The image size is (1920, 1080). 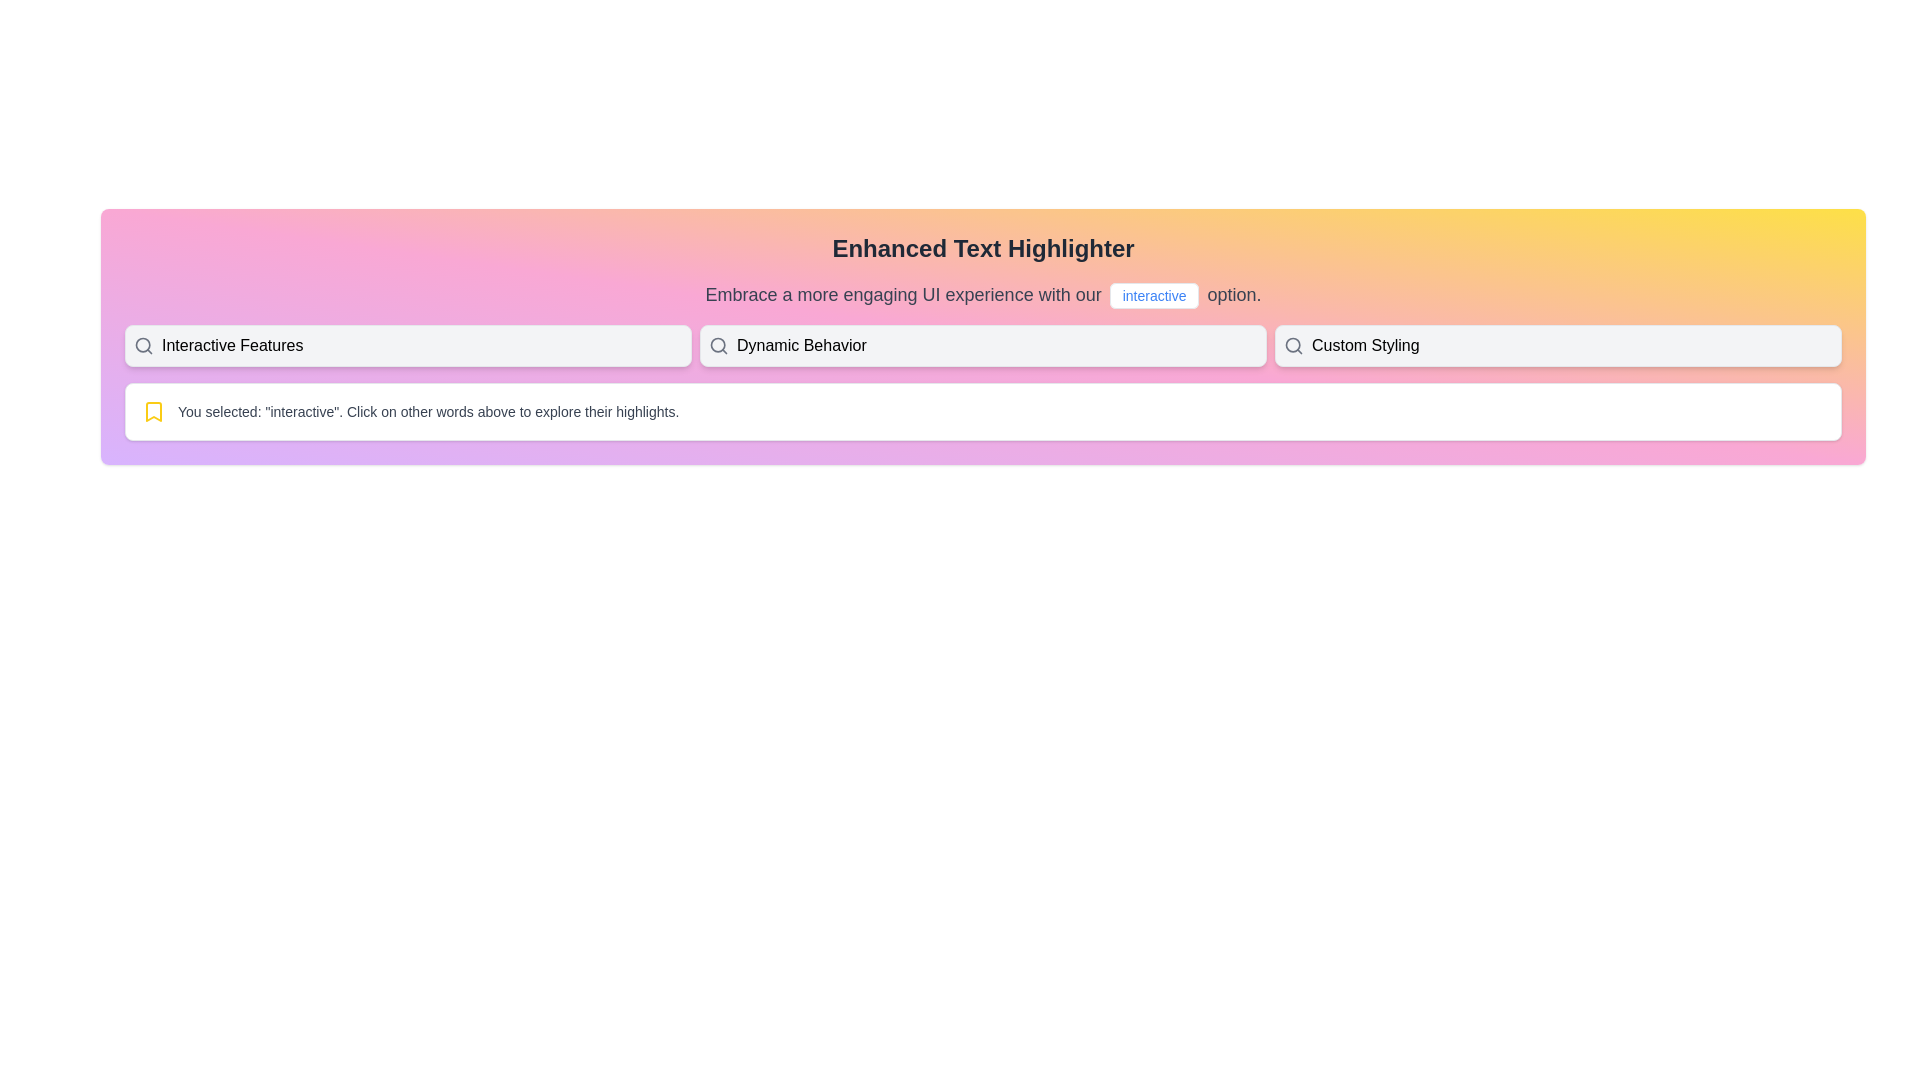 What do you see at coordinates (152, 411) in the screenshot?
I see `the yellow bookmark icon located to the far left of the text that starts with 'You selected: "interactive"'` at bounding box center [152, 411].